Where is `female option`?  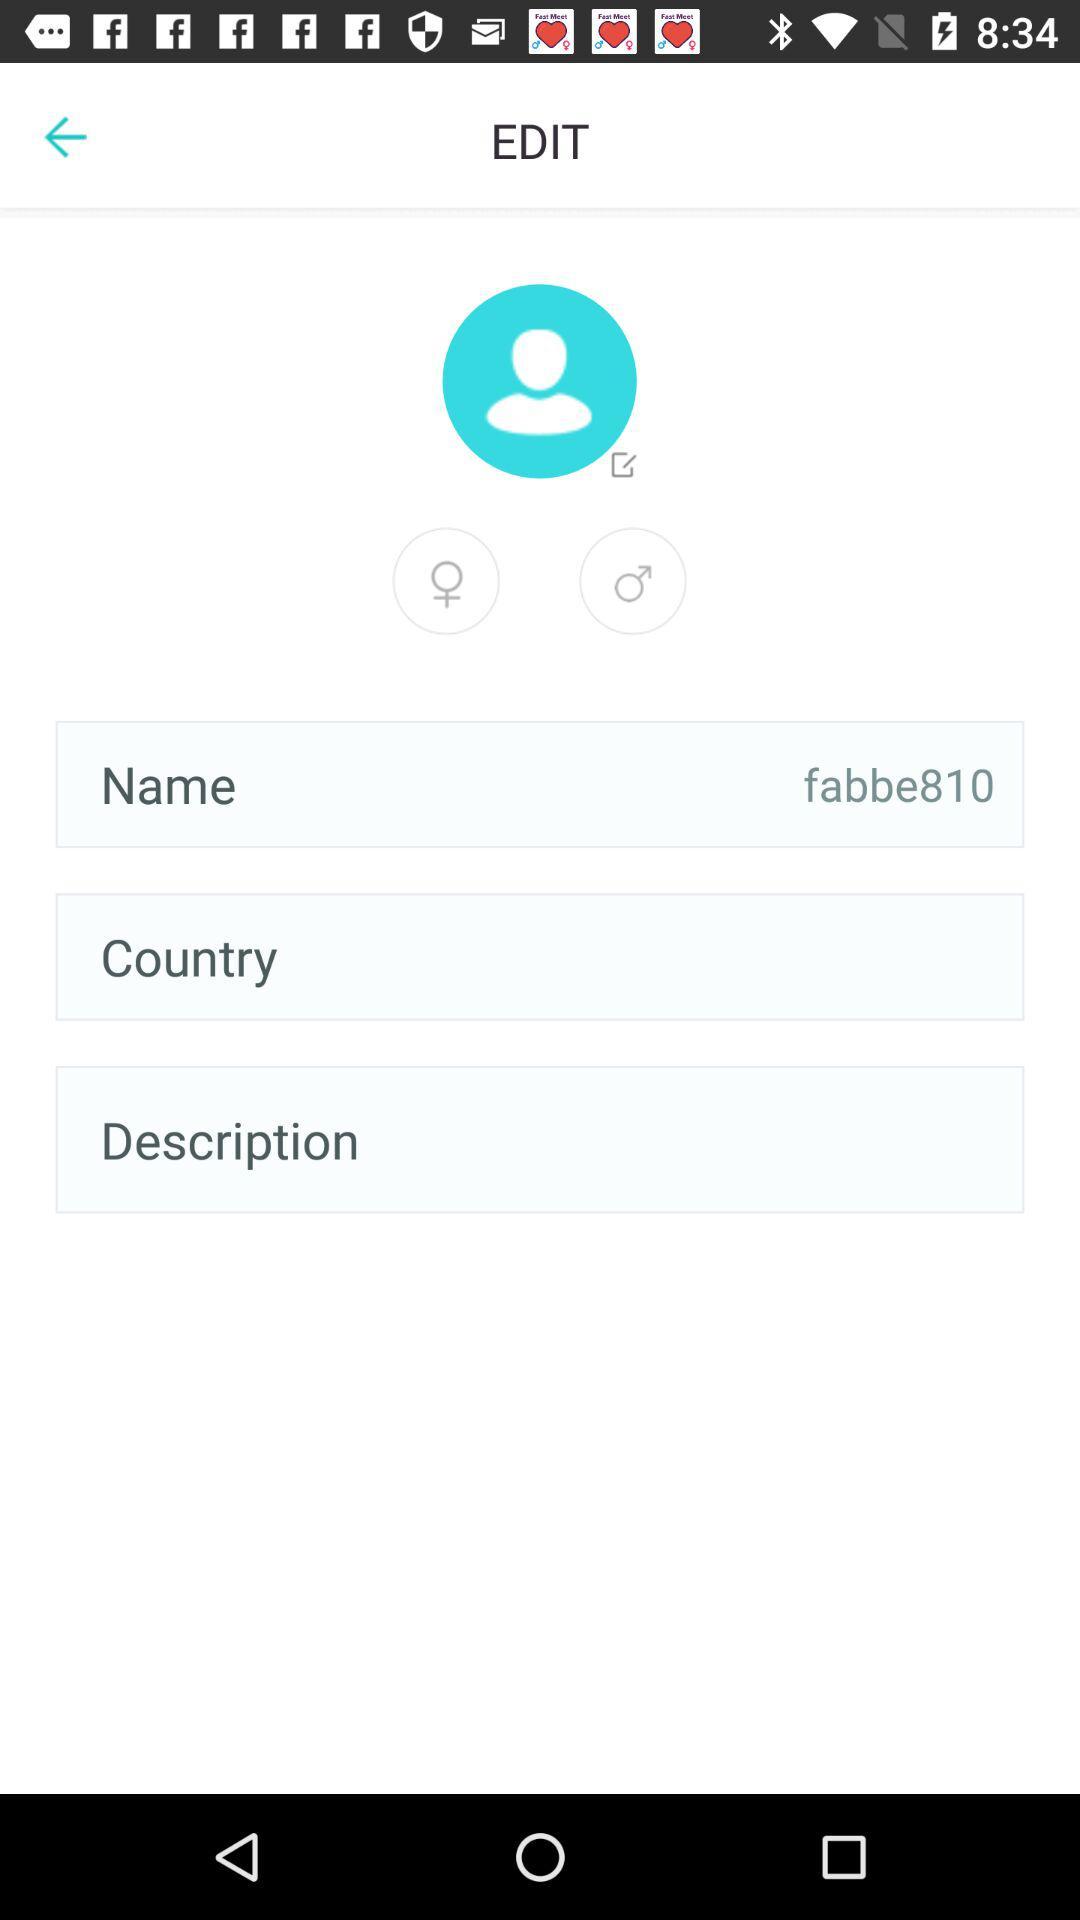 female option is located at coordinates (632, 580).